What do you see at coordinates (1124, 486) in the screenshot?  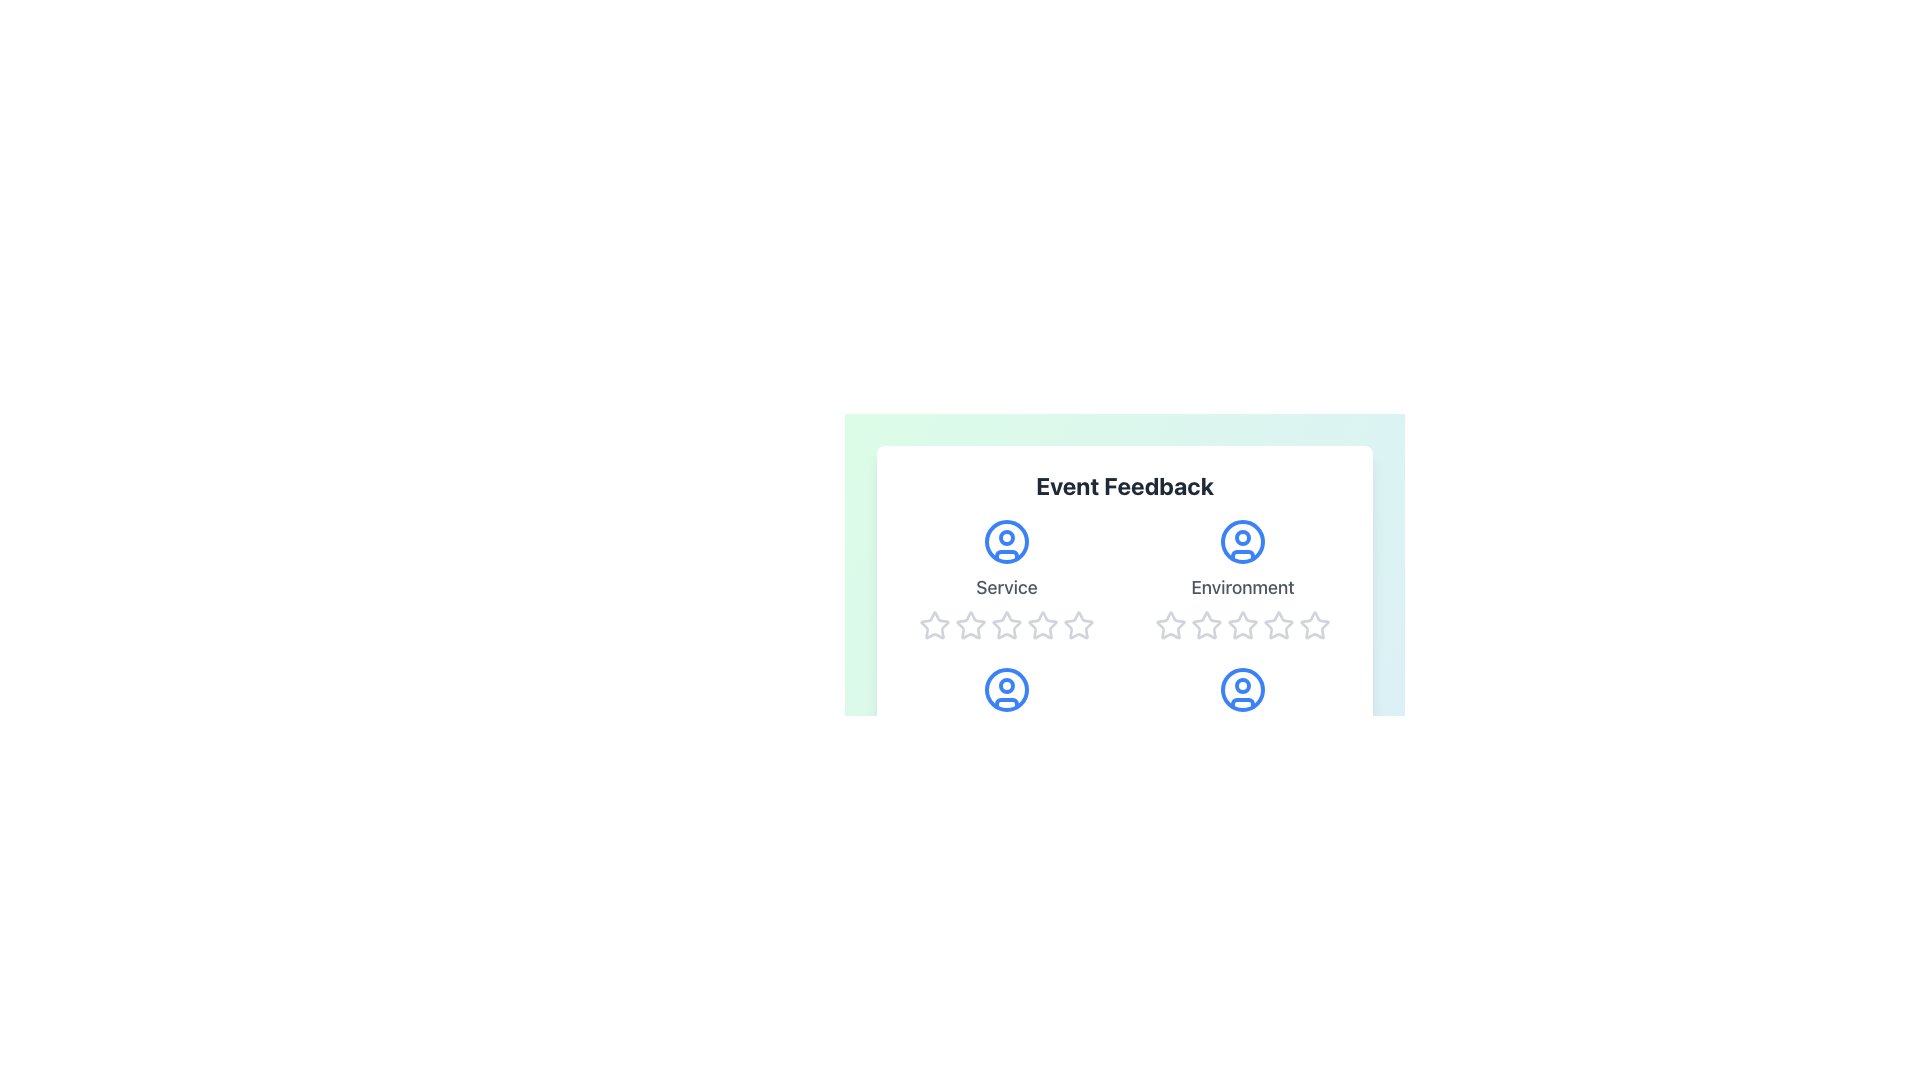 I see `the 'Event Feedback' static text header, which is prominently displayed in bold, large-sized black font at the top of the feedback module` at bounding box center [1124, 486].